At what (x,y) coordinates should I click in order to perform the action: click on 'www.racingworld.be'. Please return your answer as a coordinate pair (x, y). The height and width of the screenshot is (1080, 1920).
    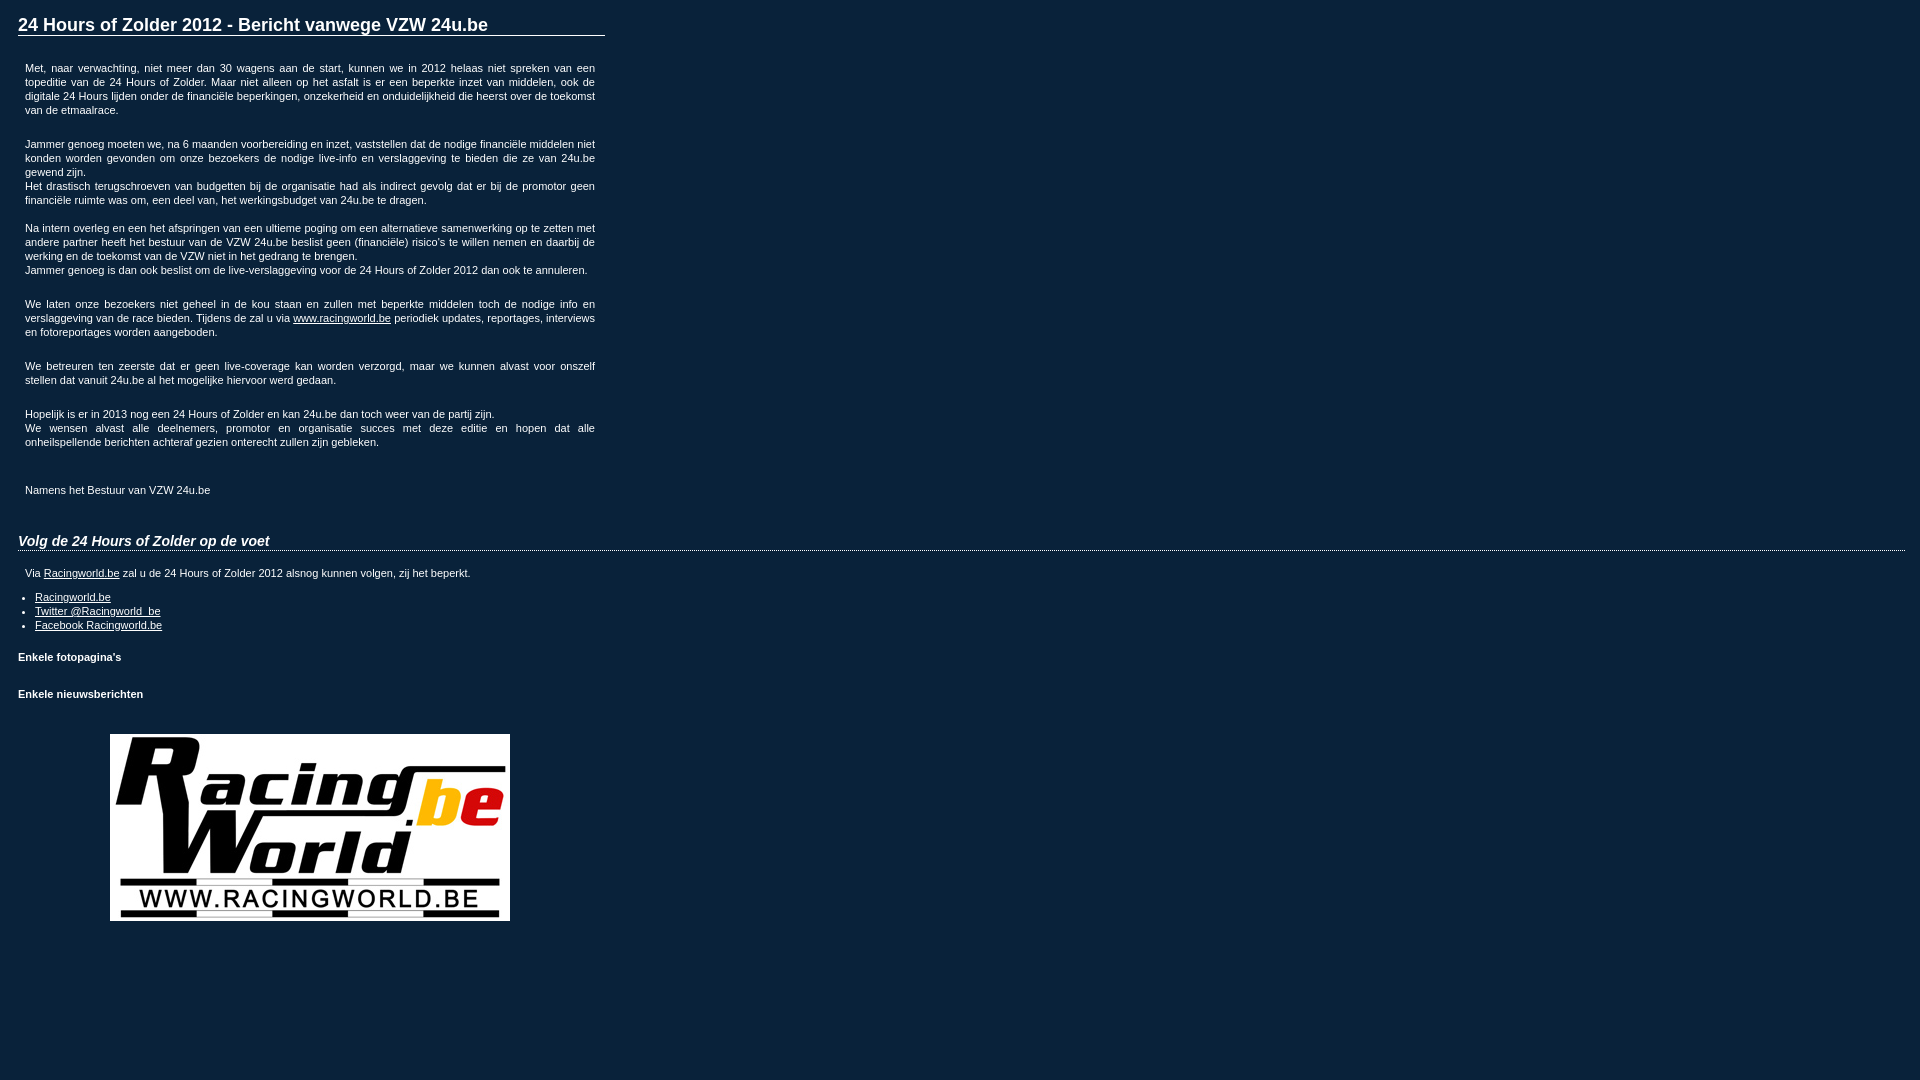
    Looking at the image, I should click on (341, 316).